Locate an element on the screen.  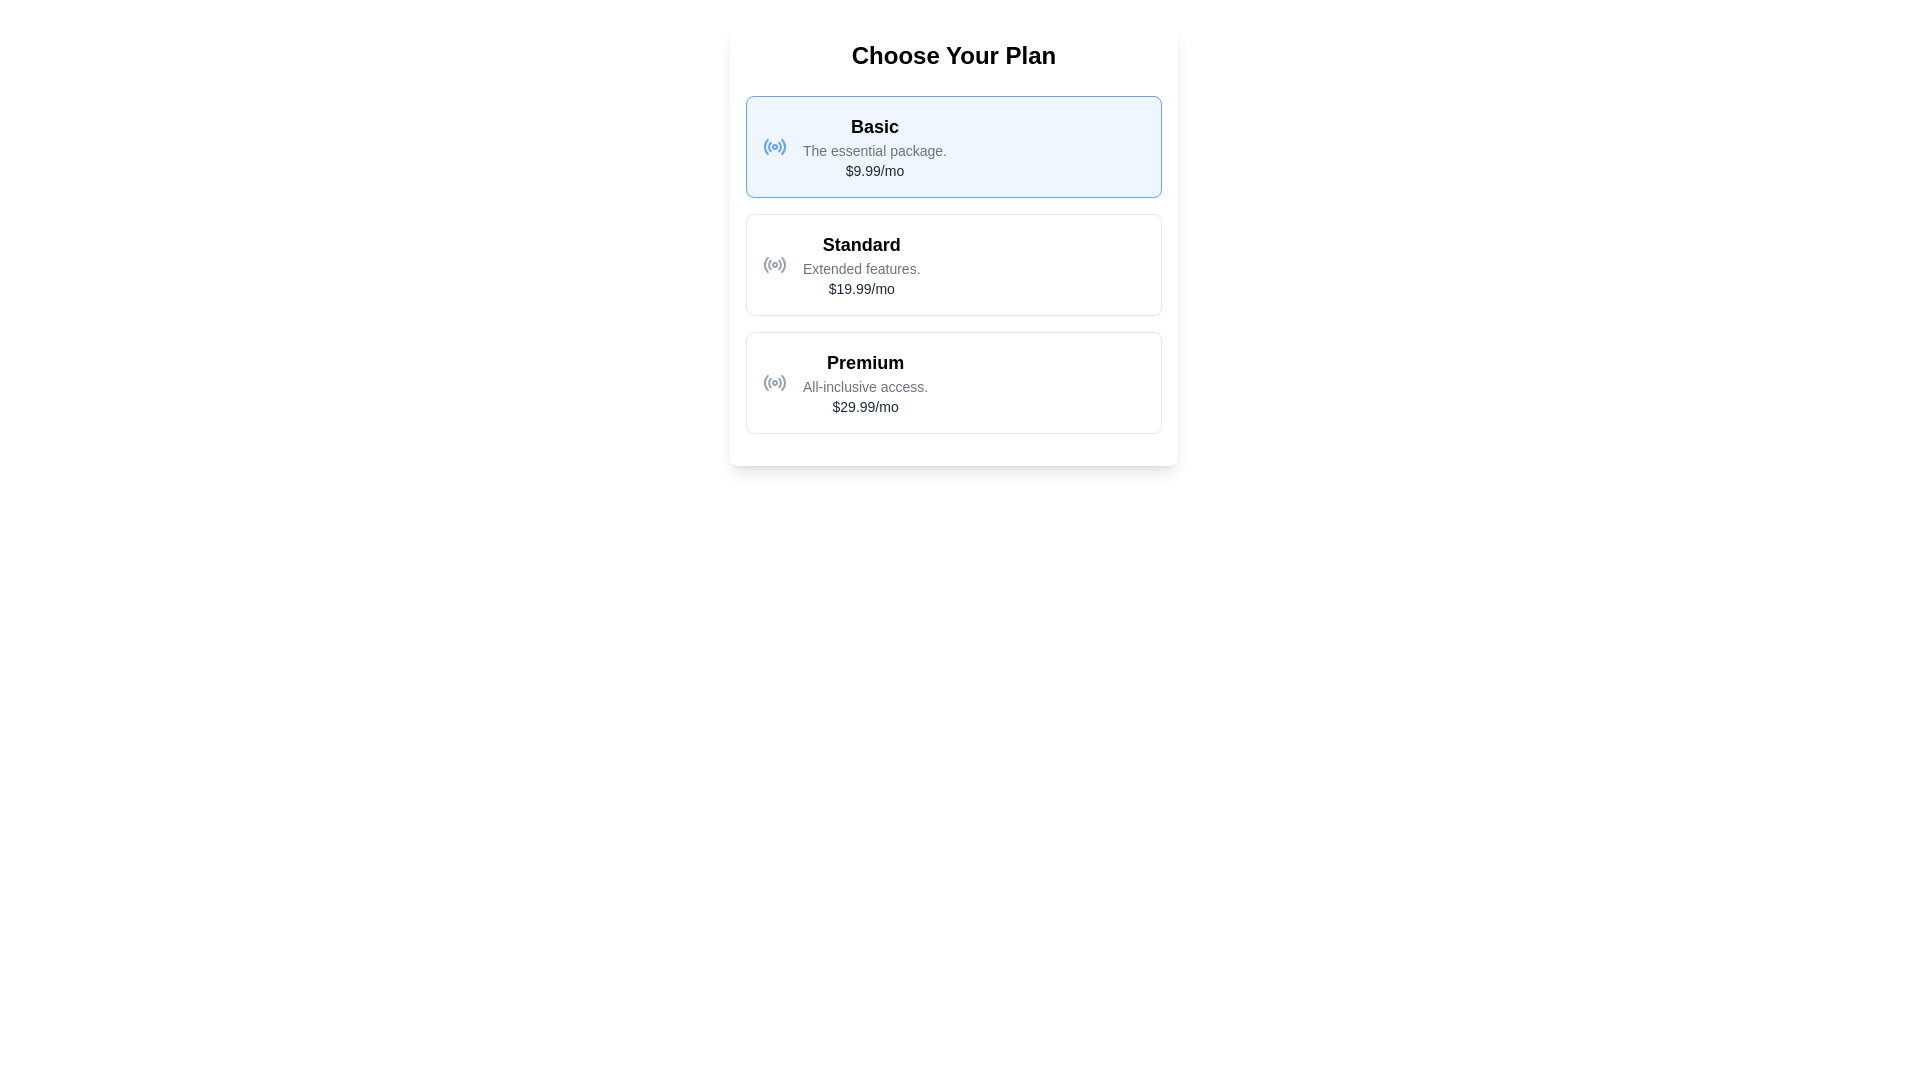
the first selectable list item representing the Basic plan is located at coordinates (874, 145).